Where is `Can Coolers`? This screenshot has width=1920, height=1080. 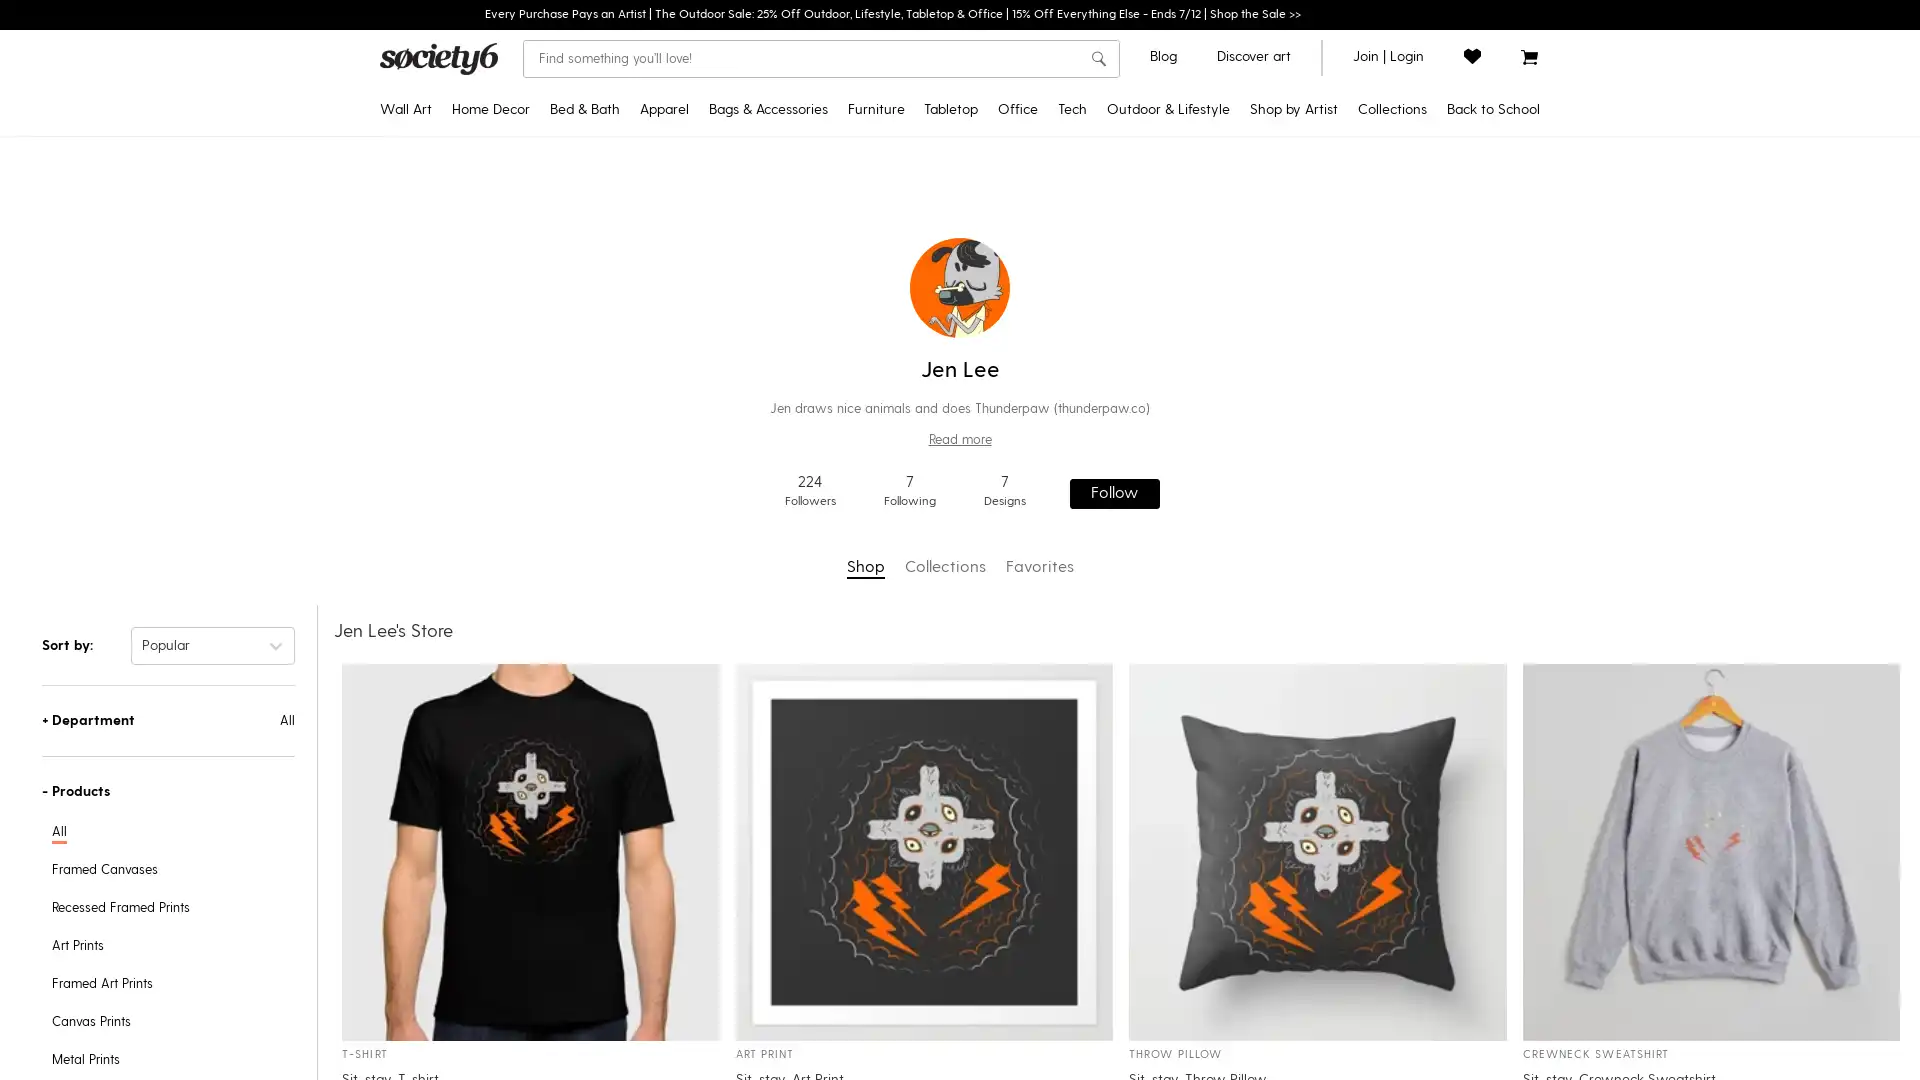
Can Coolers is located at coordinates (1196, 418).